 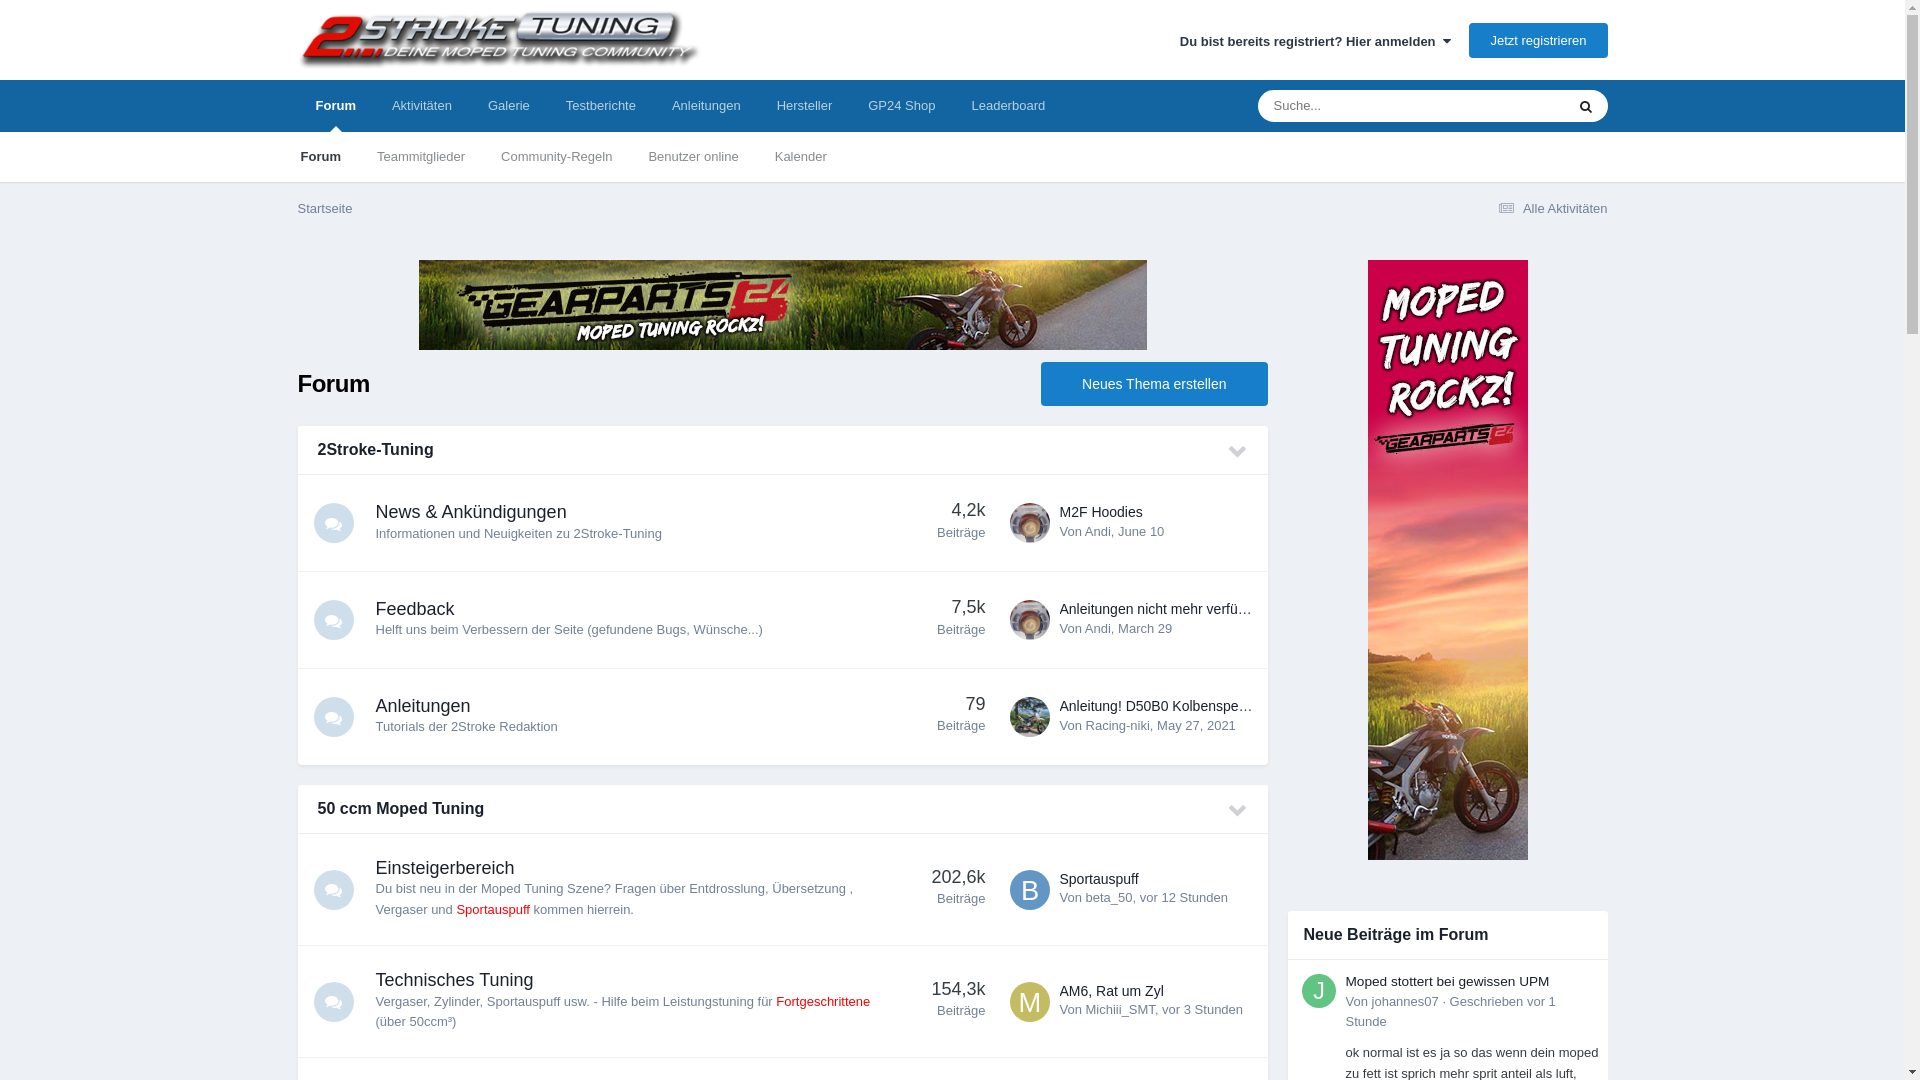 I want to click on 'Hersteller', so click(x=805, y=105).